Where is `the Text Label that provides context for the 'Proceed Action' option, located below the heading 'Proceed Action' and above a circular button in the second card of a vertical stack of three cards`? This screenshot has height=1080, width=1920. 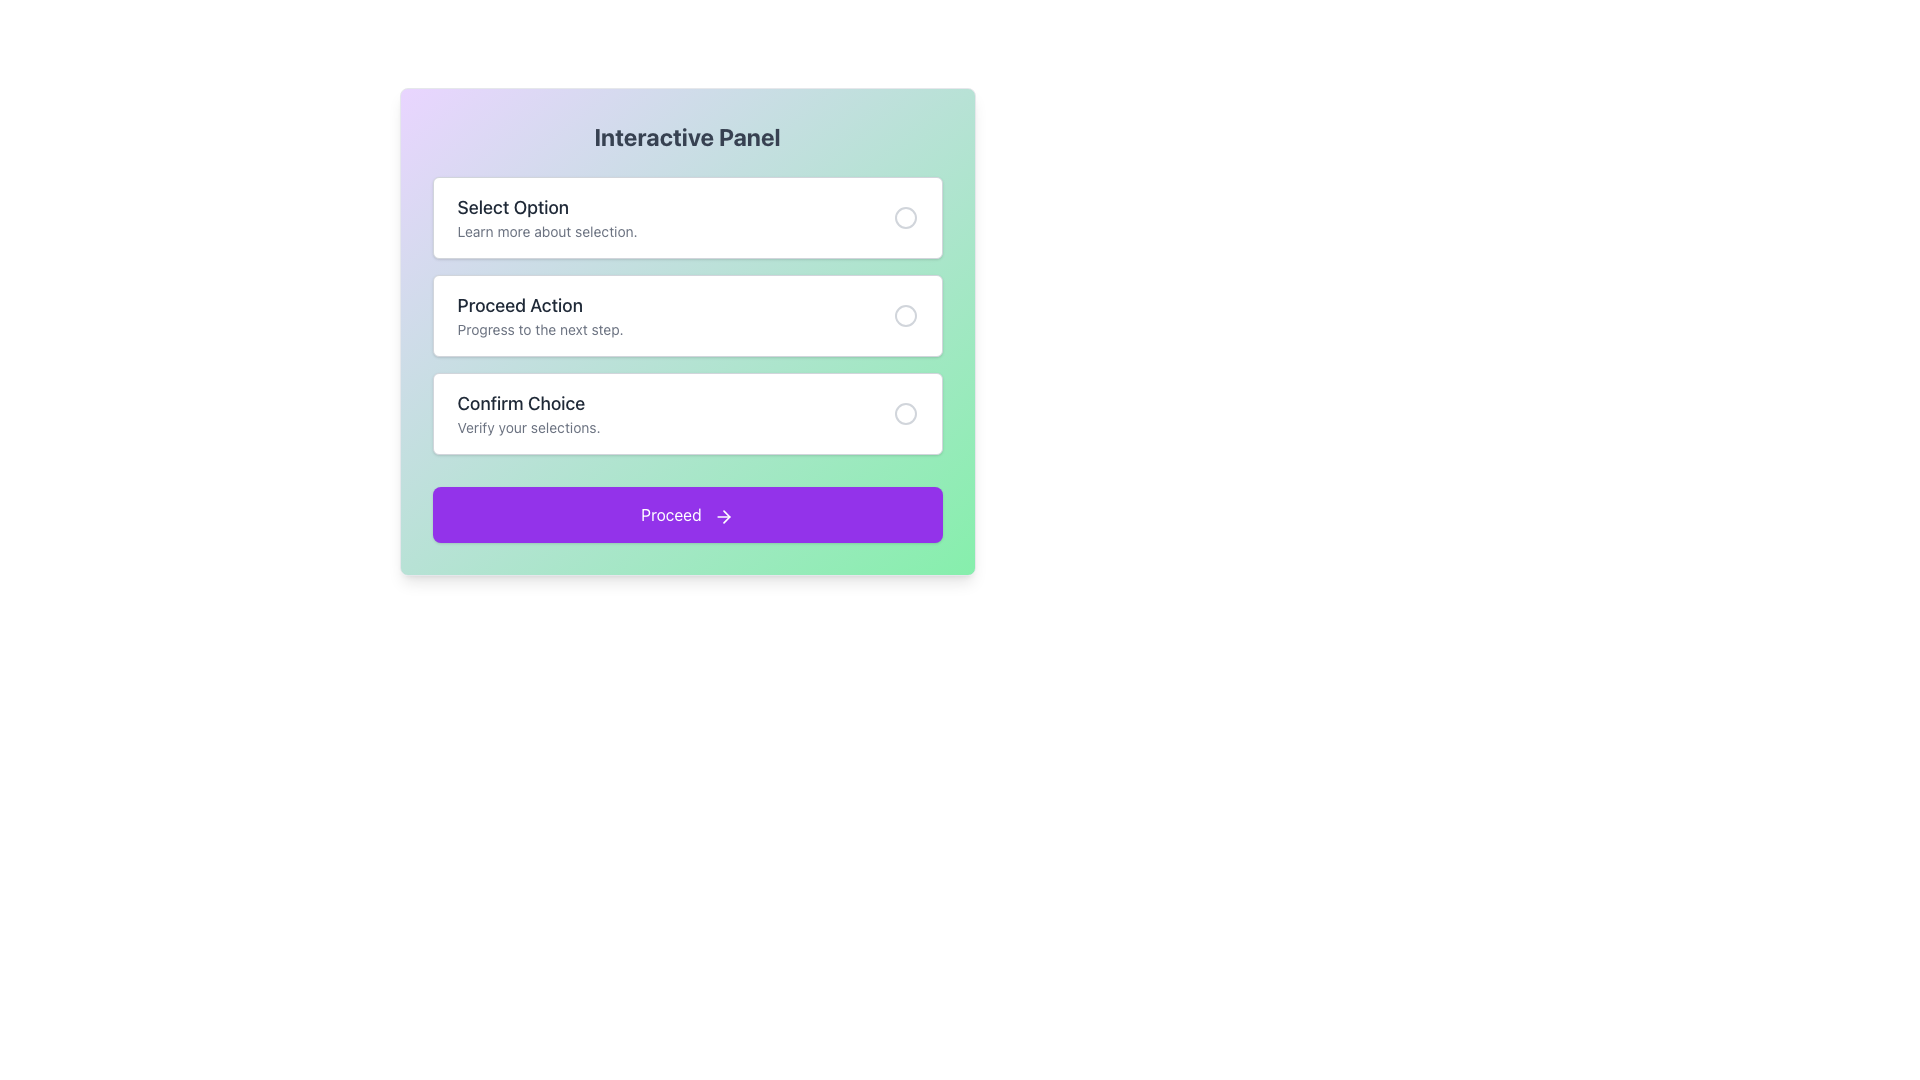
the Text Label that provides context for the 'Proceed Action' option, located below the heading 'Proceed Action' and above a circular button in the second card of a vertical stack of three cards is located at coordinates (540, 329).